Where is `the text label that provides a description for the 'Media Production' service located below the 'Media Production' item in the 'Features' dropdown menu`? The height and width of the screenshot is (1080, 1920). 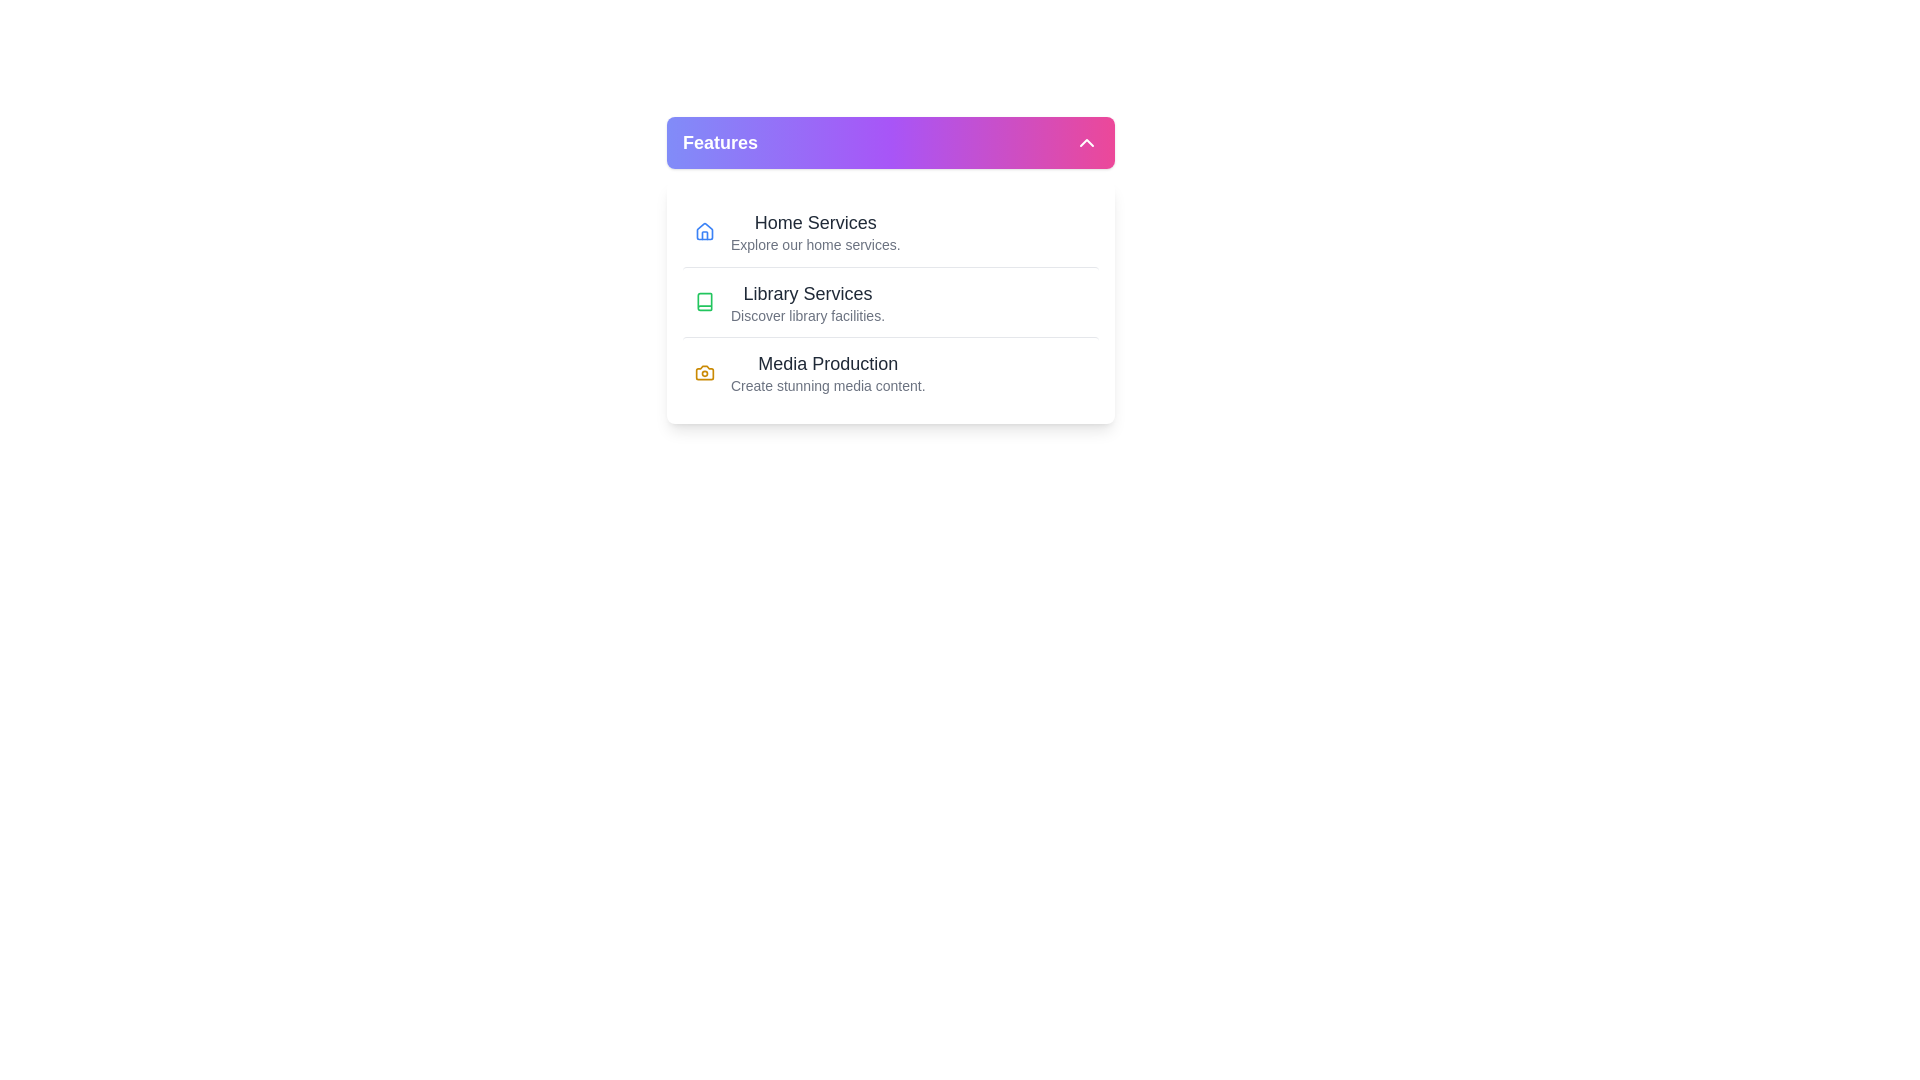
the text label that provides a description for the 'Media Production' service located below the 'Media Production' item in the 'Features' dropdown menu is located at coordinates (828, 385).